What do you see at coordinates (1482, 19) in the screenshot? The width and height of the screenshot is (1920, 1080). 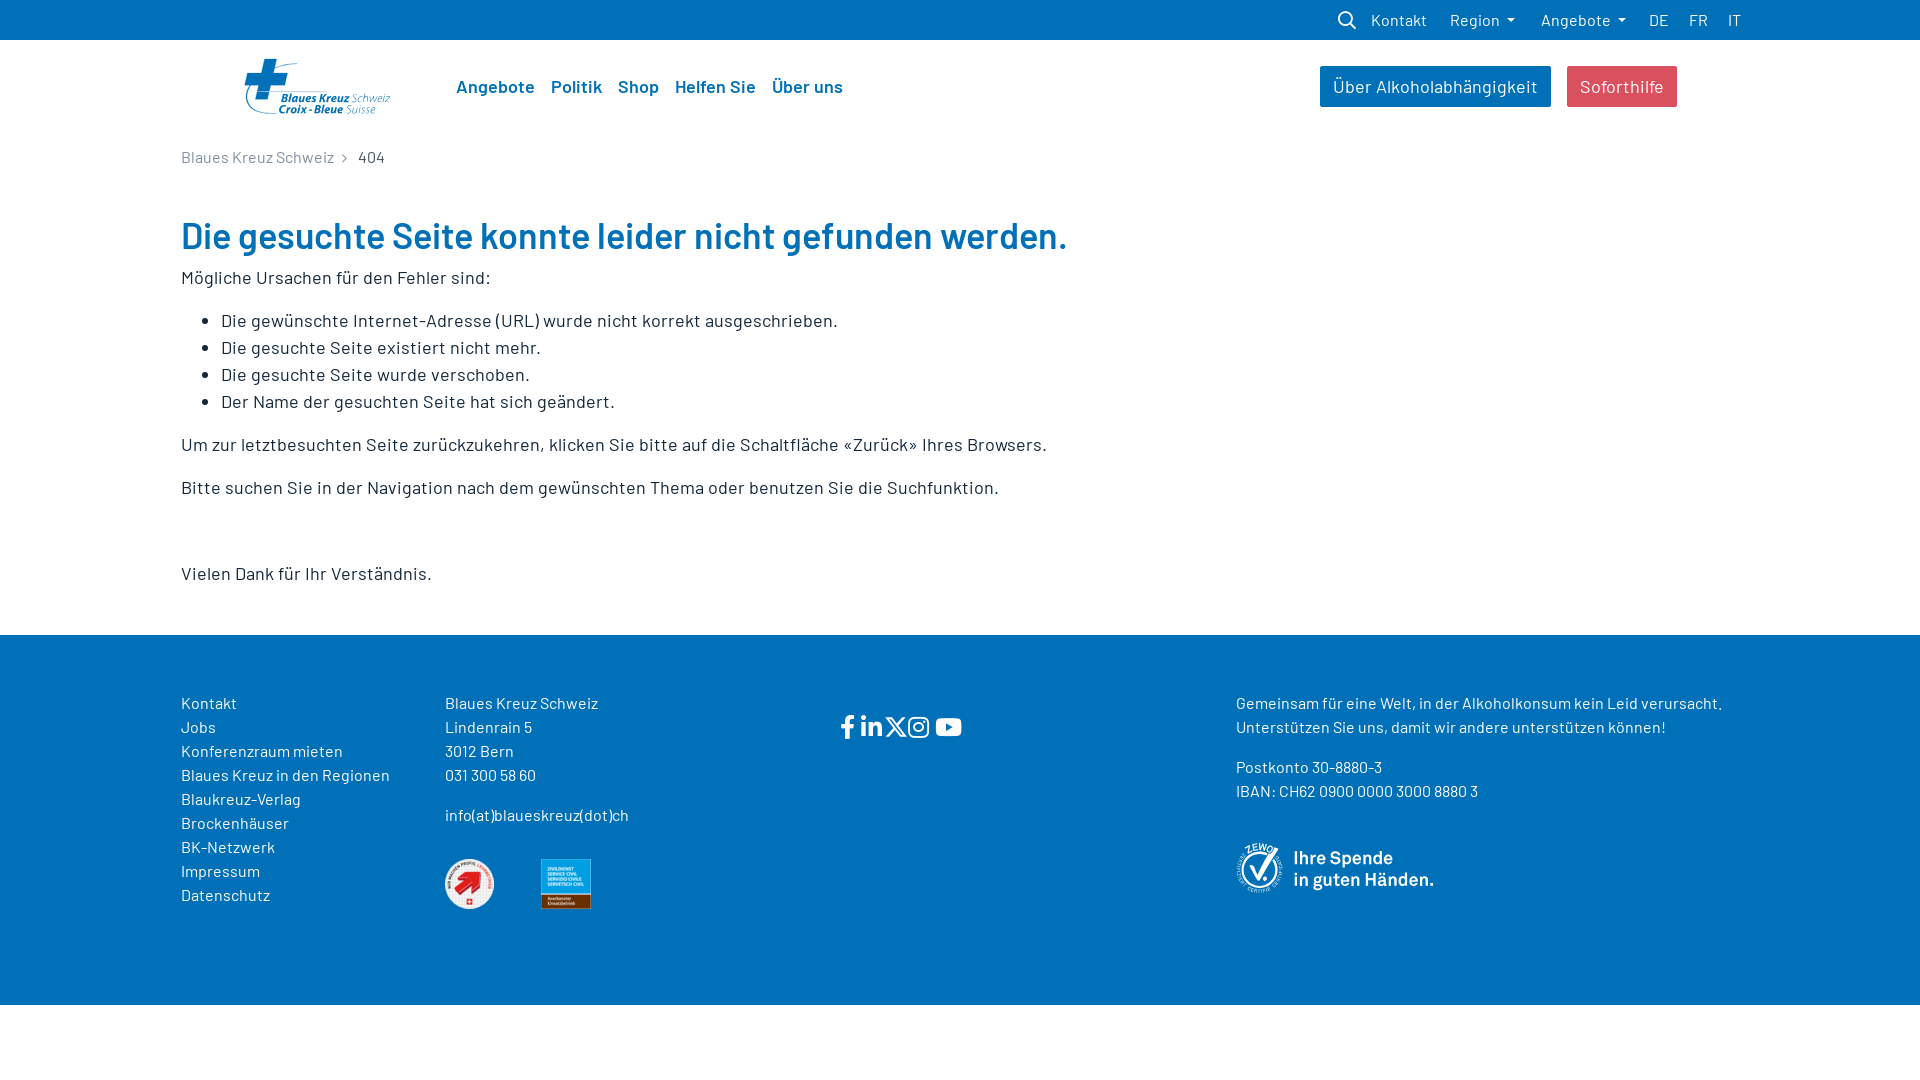 I see `'Region'` at bounding box center [1482, 19].